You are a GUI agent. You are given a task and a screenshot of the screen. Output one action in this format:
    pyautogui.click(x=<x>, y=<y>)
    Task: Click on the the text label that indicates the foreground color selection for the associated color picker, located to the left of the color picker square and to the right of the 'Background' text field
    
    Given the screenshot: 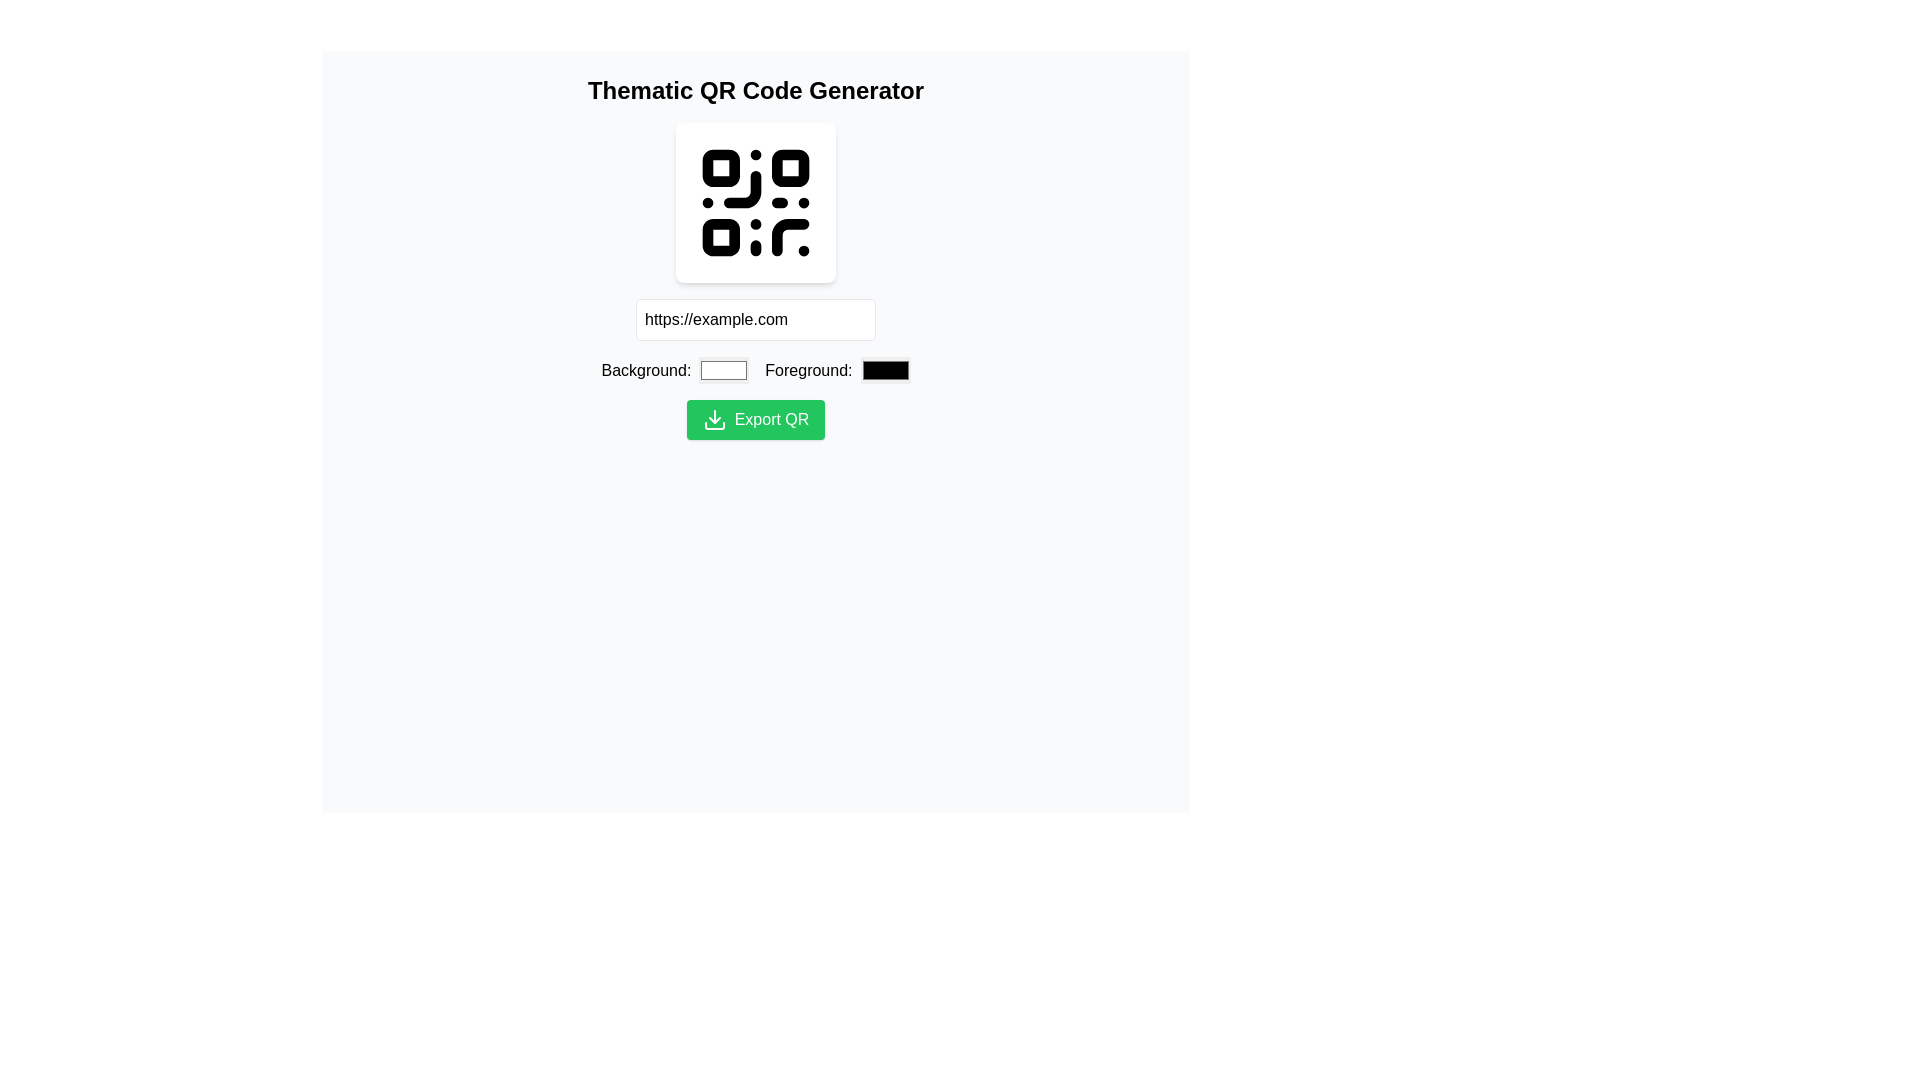 What is the action you would take?
    pyautogui.click(x=808, y=370)
    